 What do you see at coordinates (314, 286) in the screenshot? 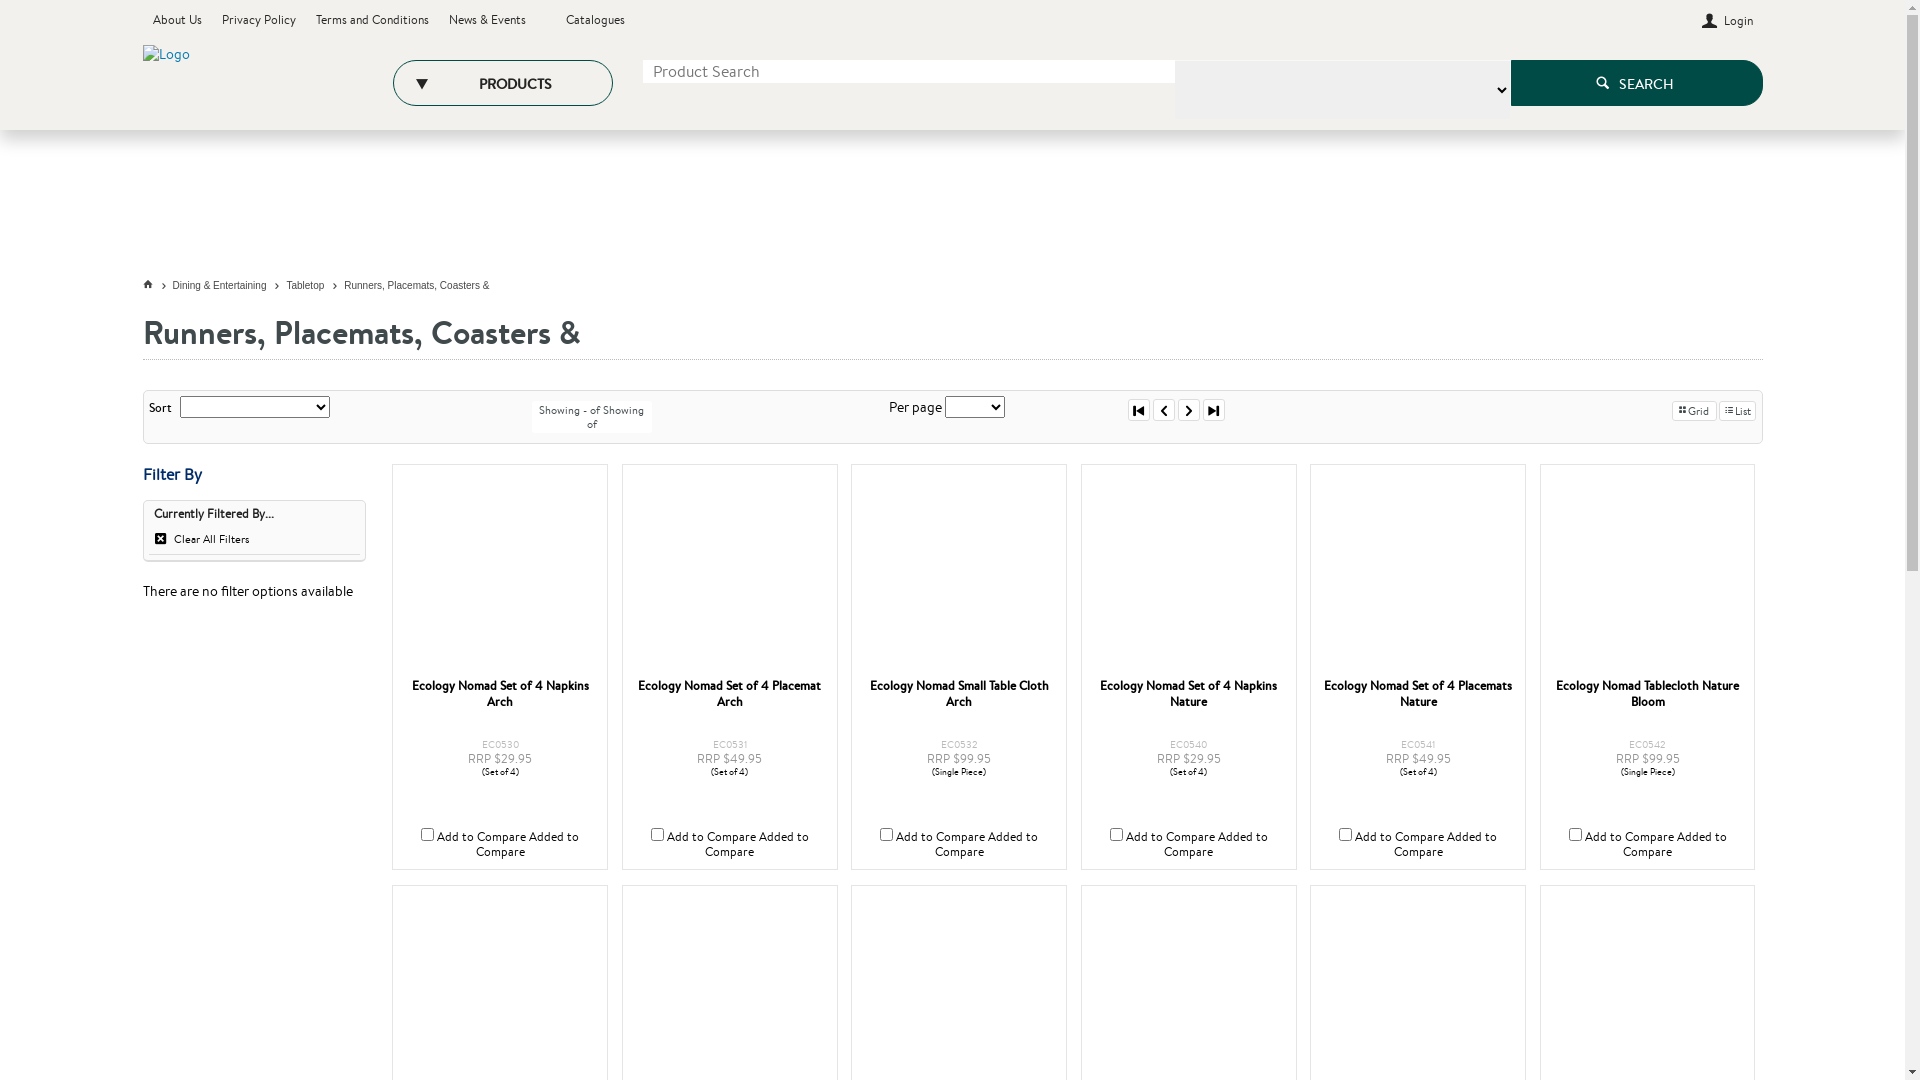
I see `'Tabletop'` at bounding box center [314, 286].